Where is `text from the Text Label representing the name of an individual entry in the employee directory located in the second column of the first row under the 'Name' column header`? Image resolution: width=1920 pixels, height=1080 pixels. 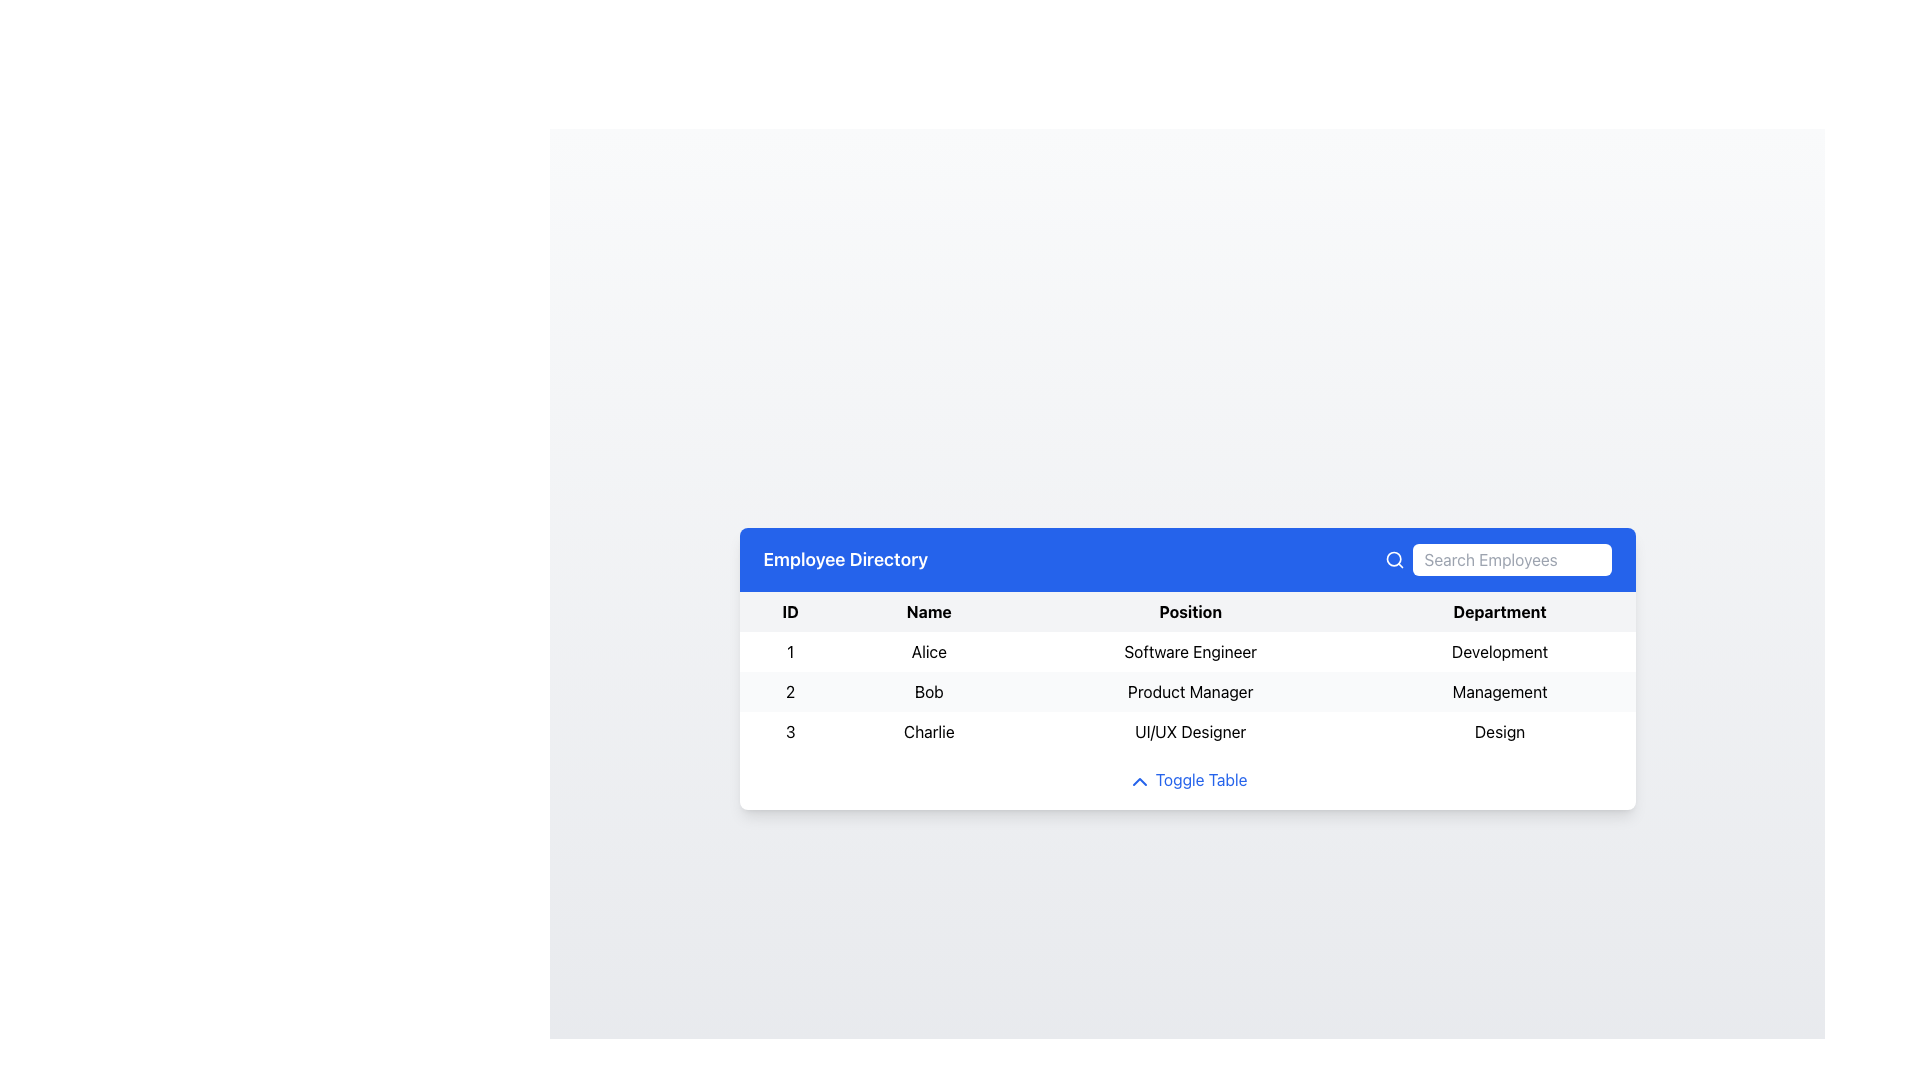
text from the Text Label representing the name of an individual entry in the employee directory located in the second column of the first row under the 'Name' column header is located at coordinates (928, 652).